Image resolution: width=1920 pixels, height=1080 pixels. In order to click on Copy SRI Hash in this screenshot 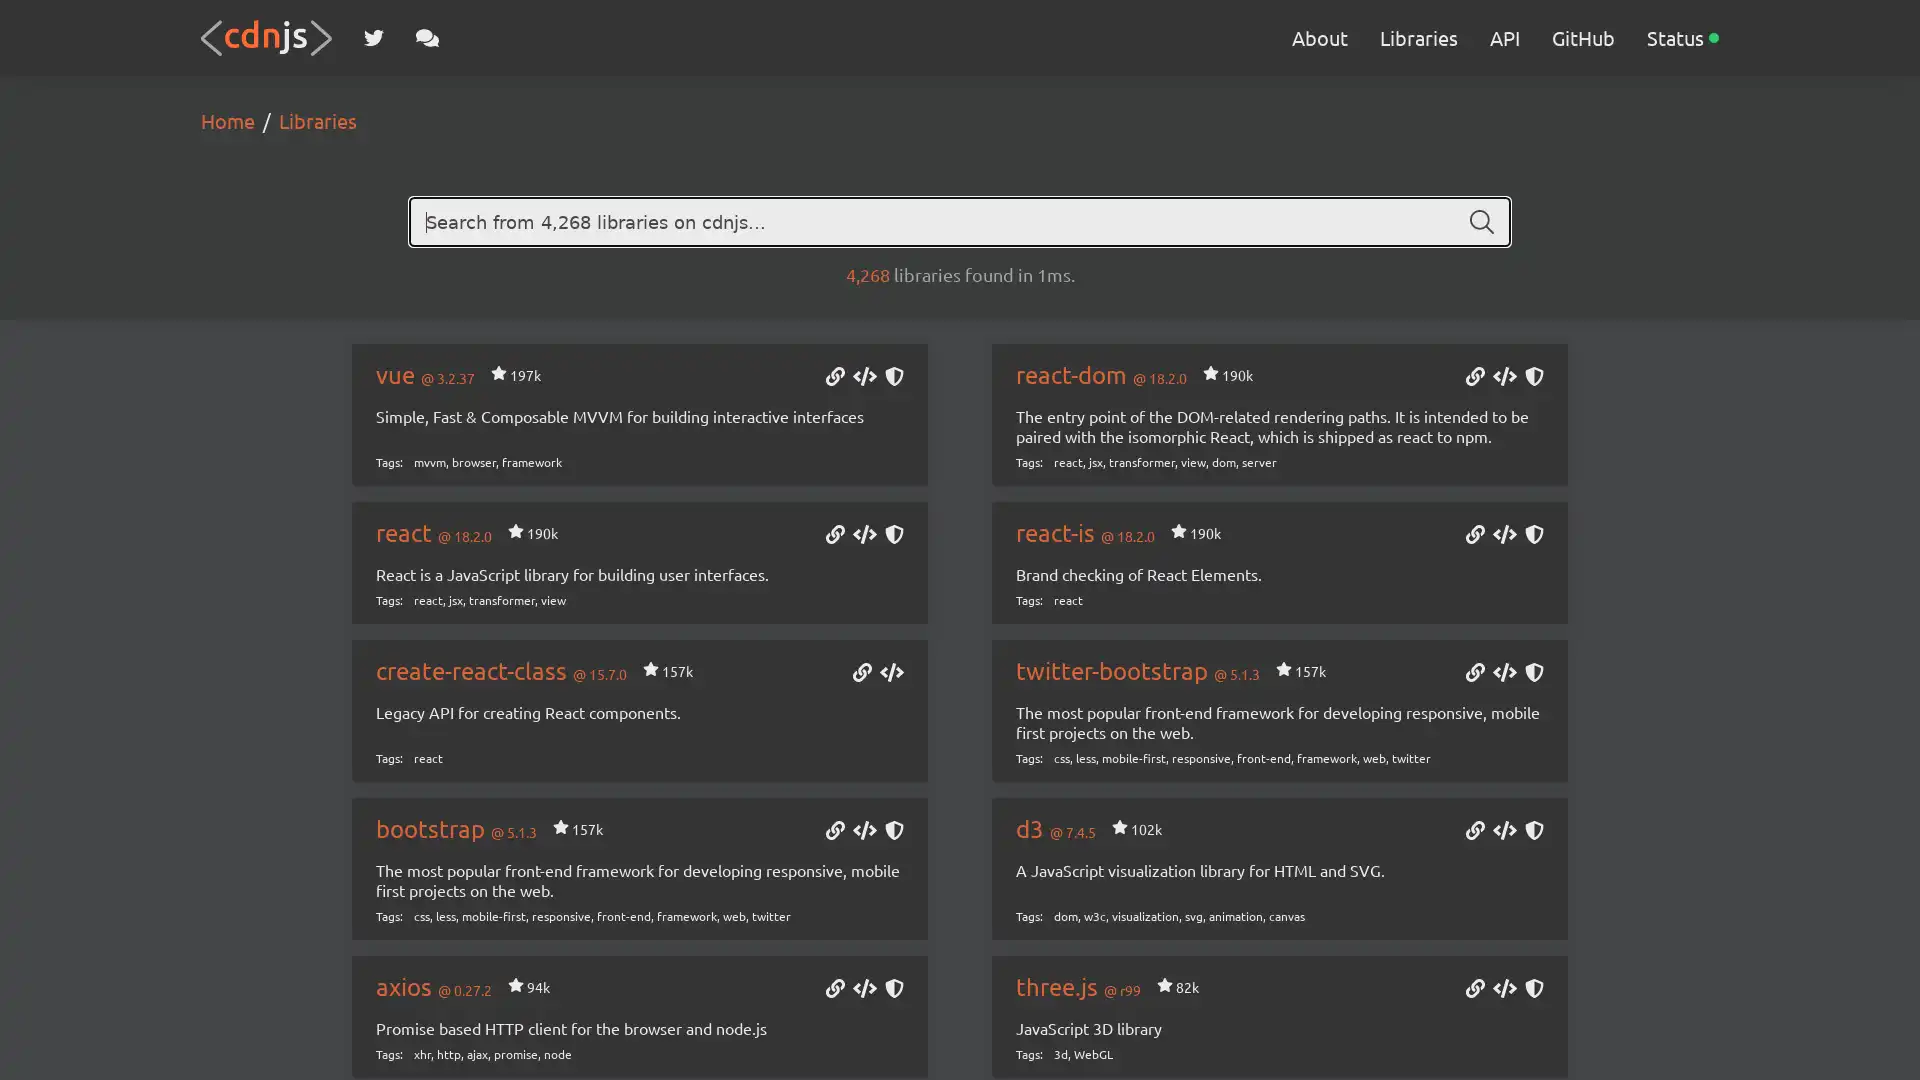, I will do `click(892, 990)`.